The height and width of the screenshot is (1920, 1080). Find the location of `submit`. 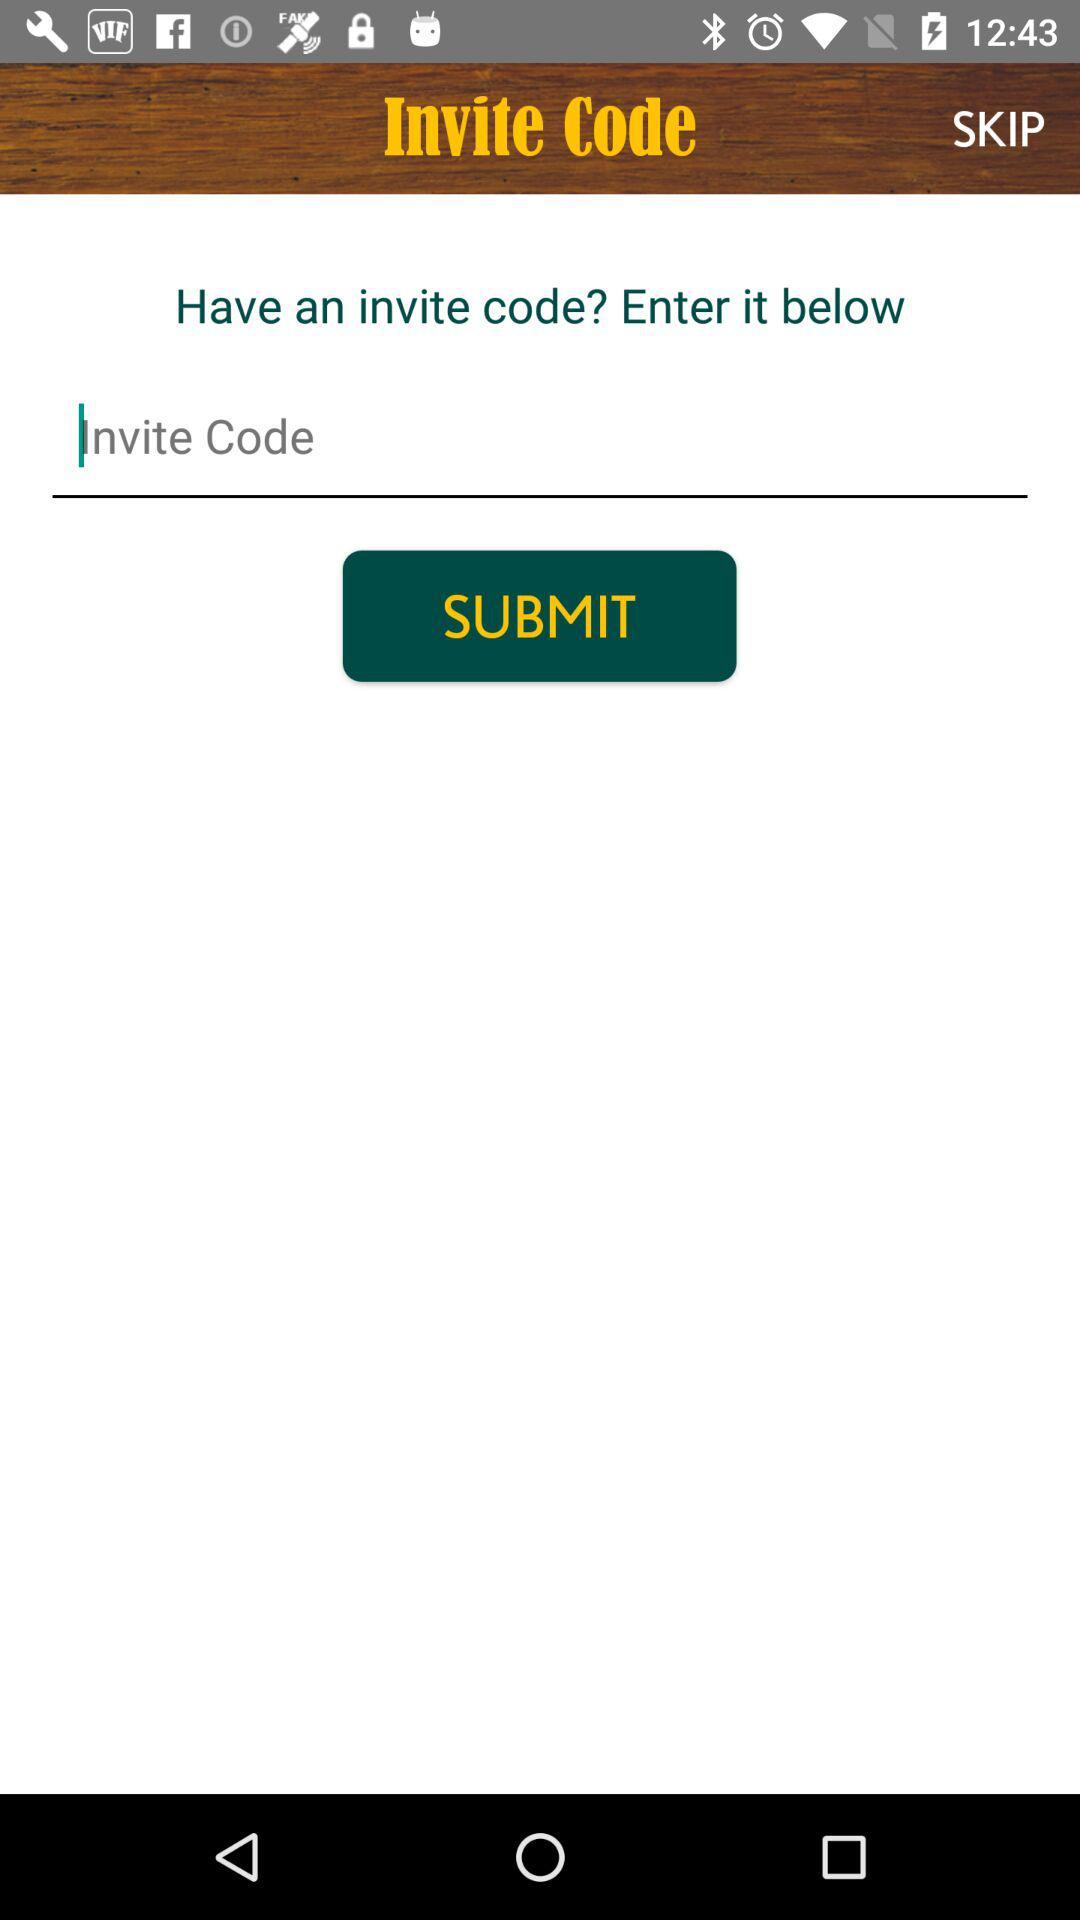

submit is located at coordinates (538, 615).